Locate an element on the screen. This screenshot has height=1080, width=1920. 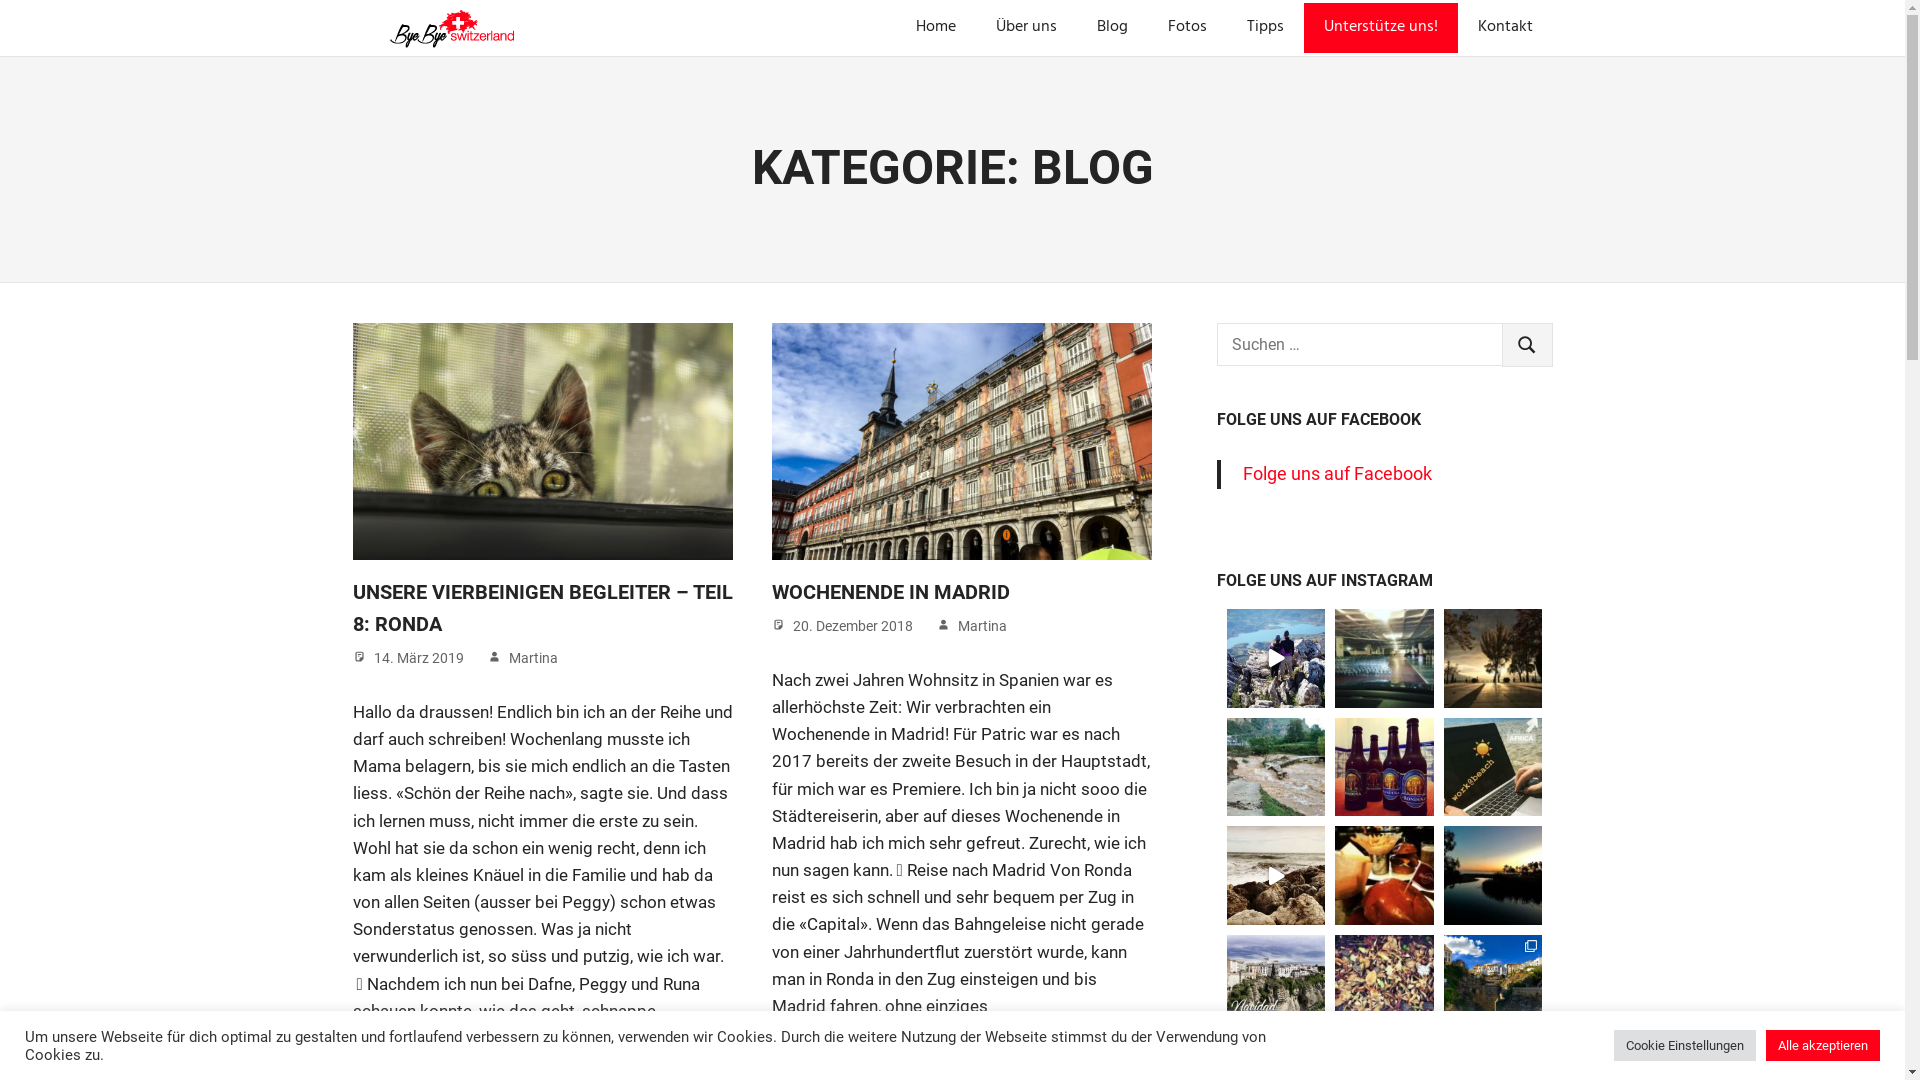
'WOCHENENDE IN MADRID' is located at coordinates (890, 590).